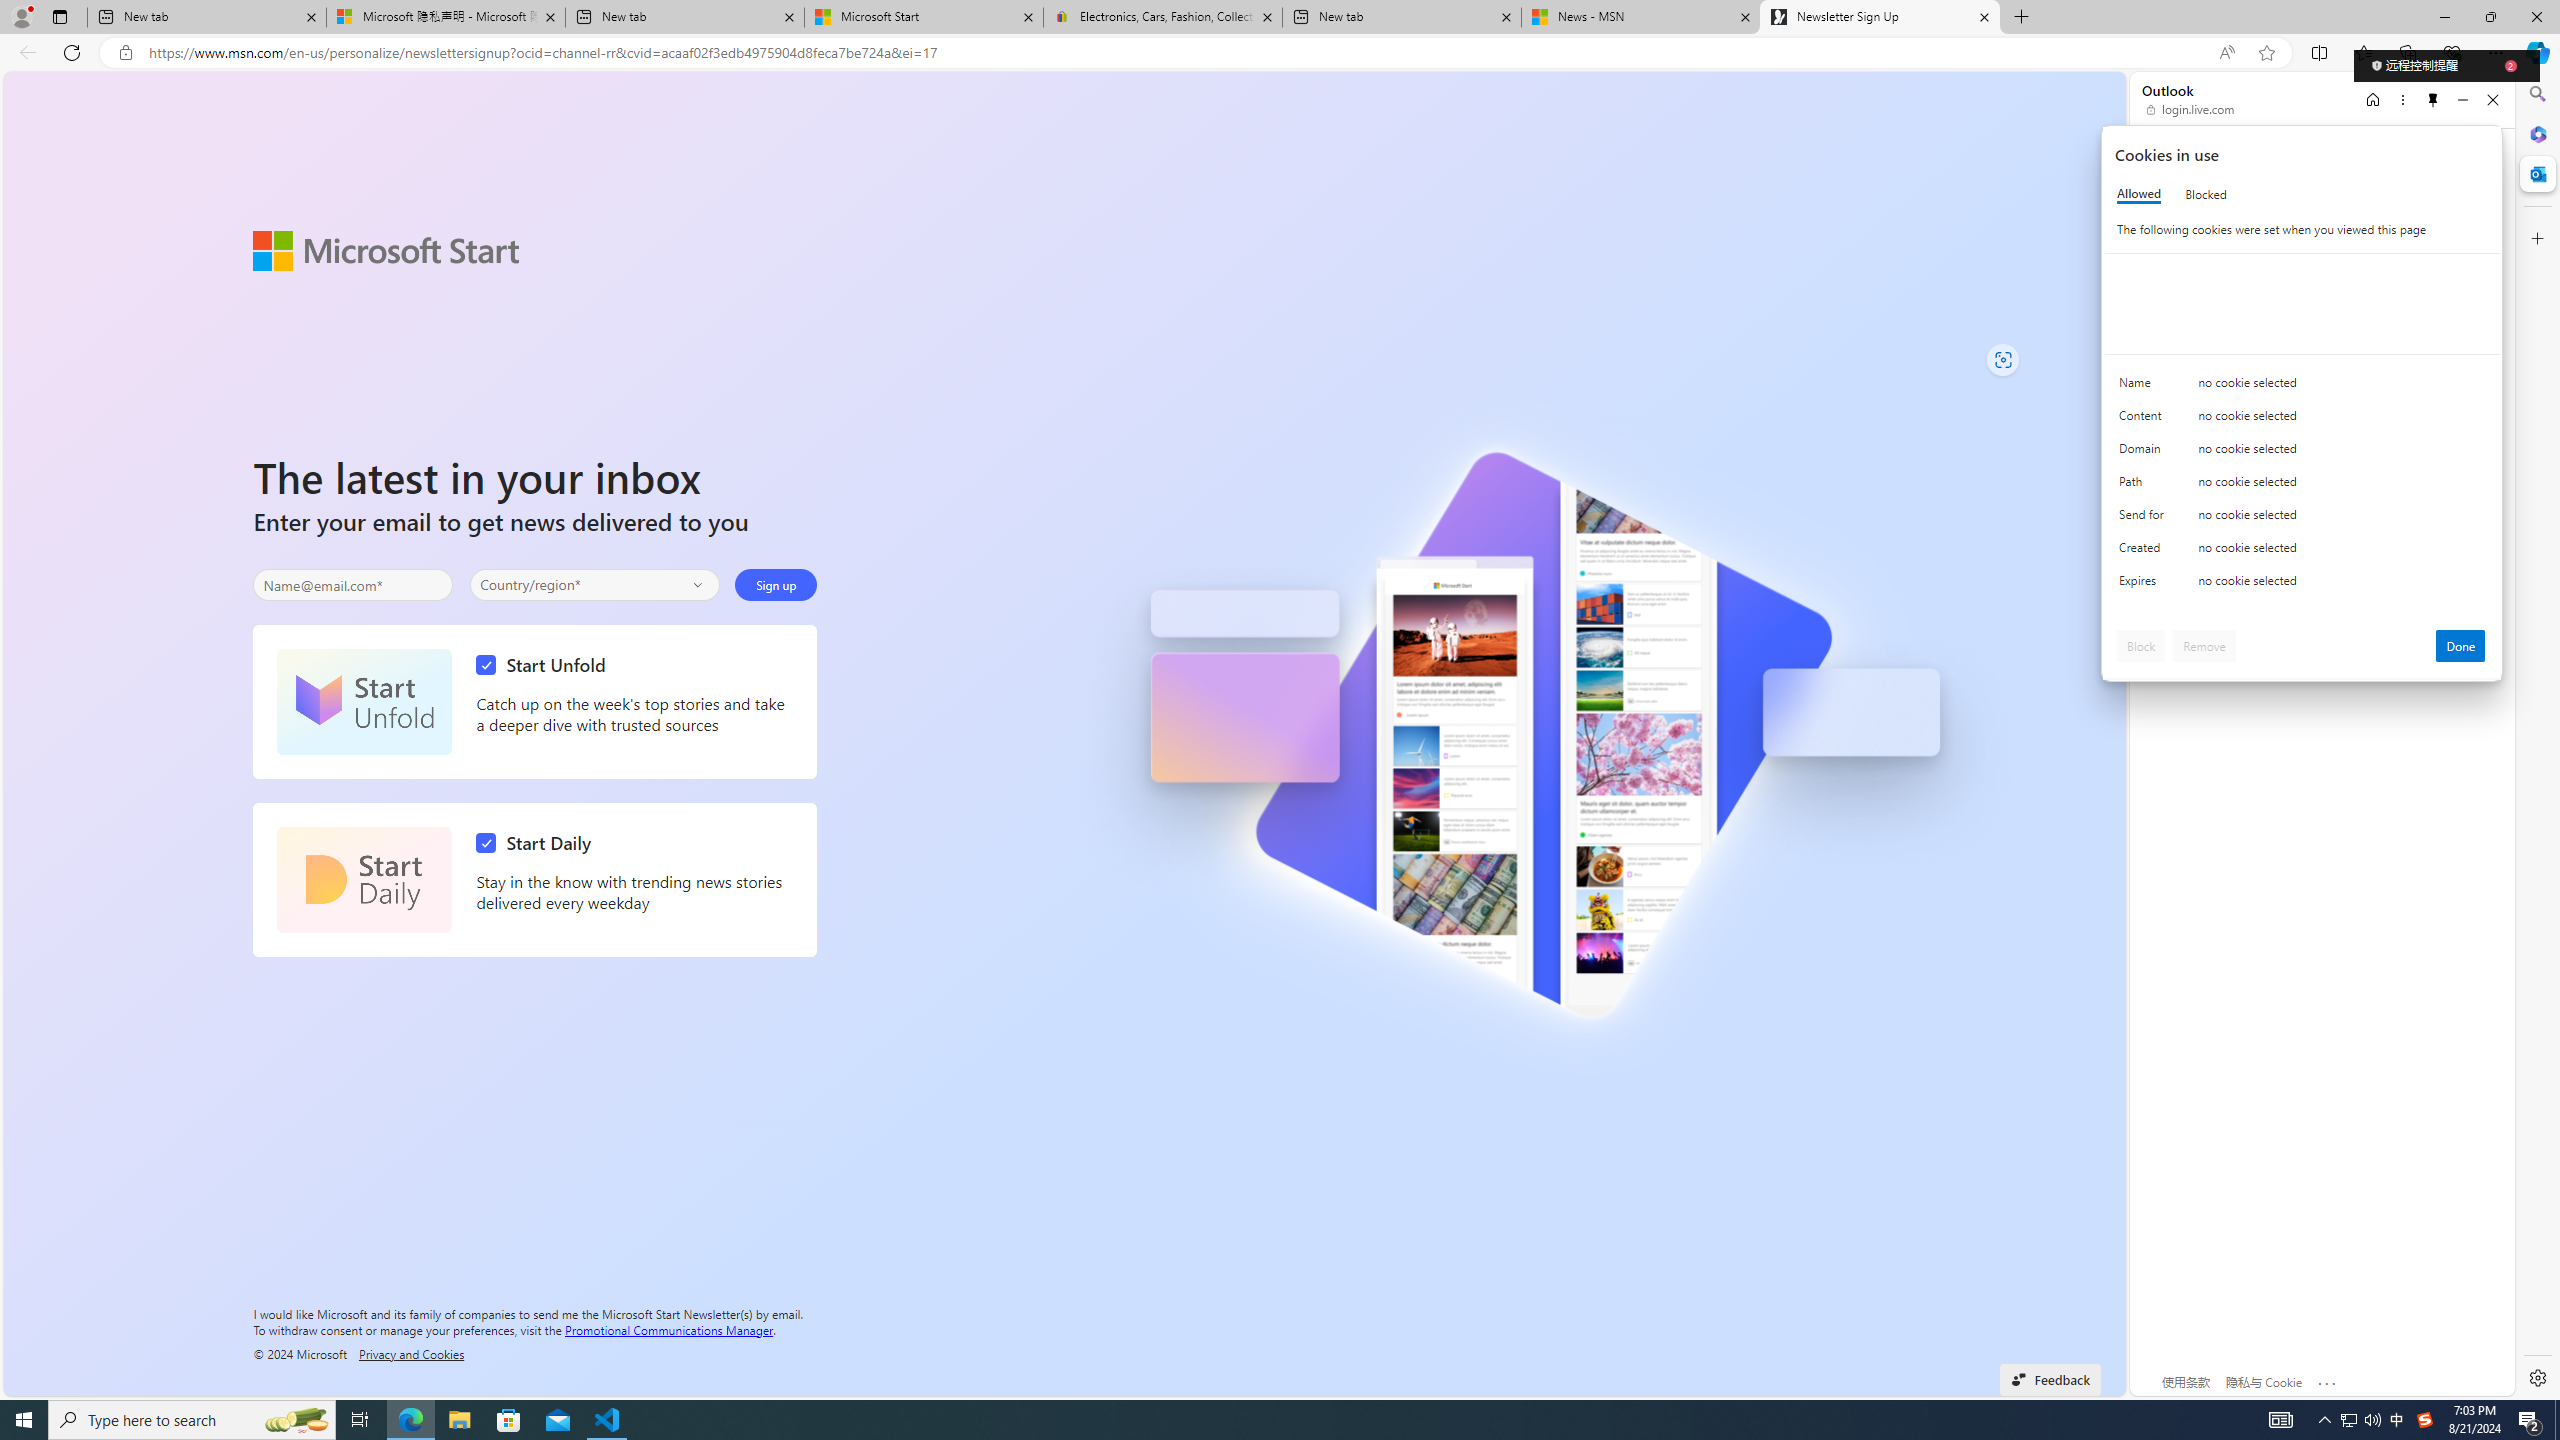 The image size is (2560, 1440). I want to click on 'Privacy and Cookies', so click(411, 1352).